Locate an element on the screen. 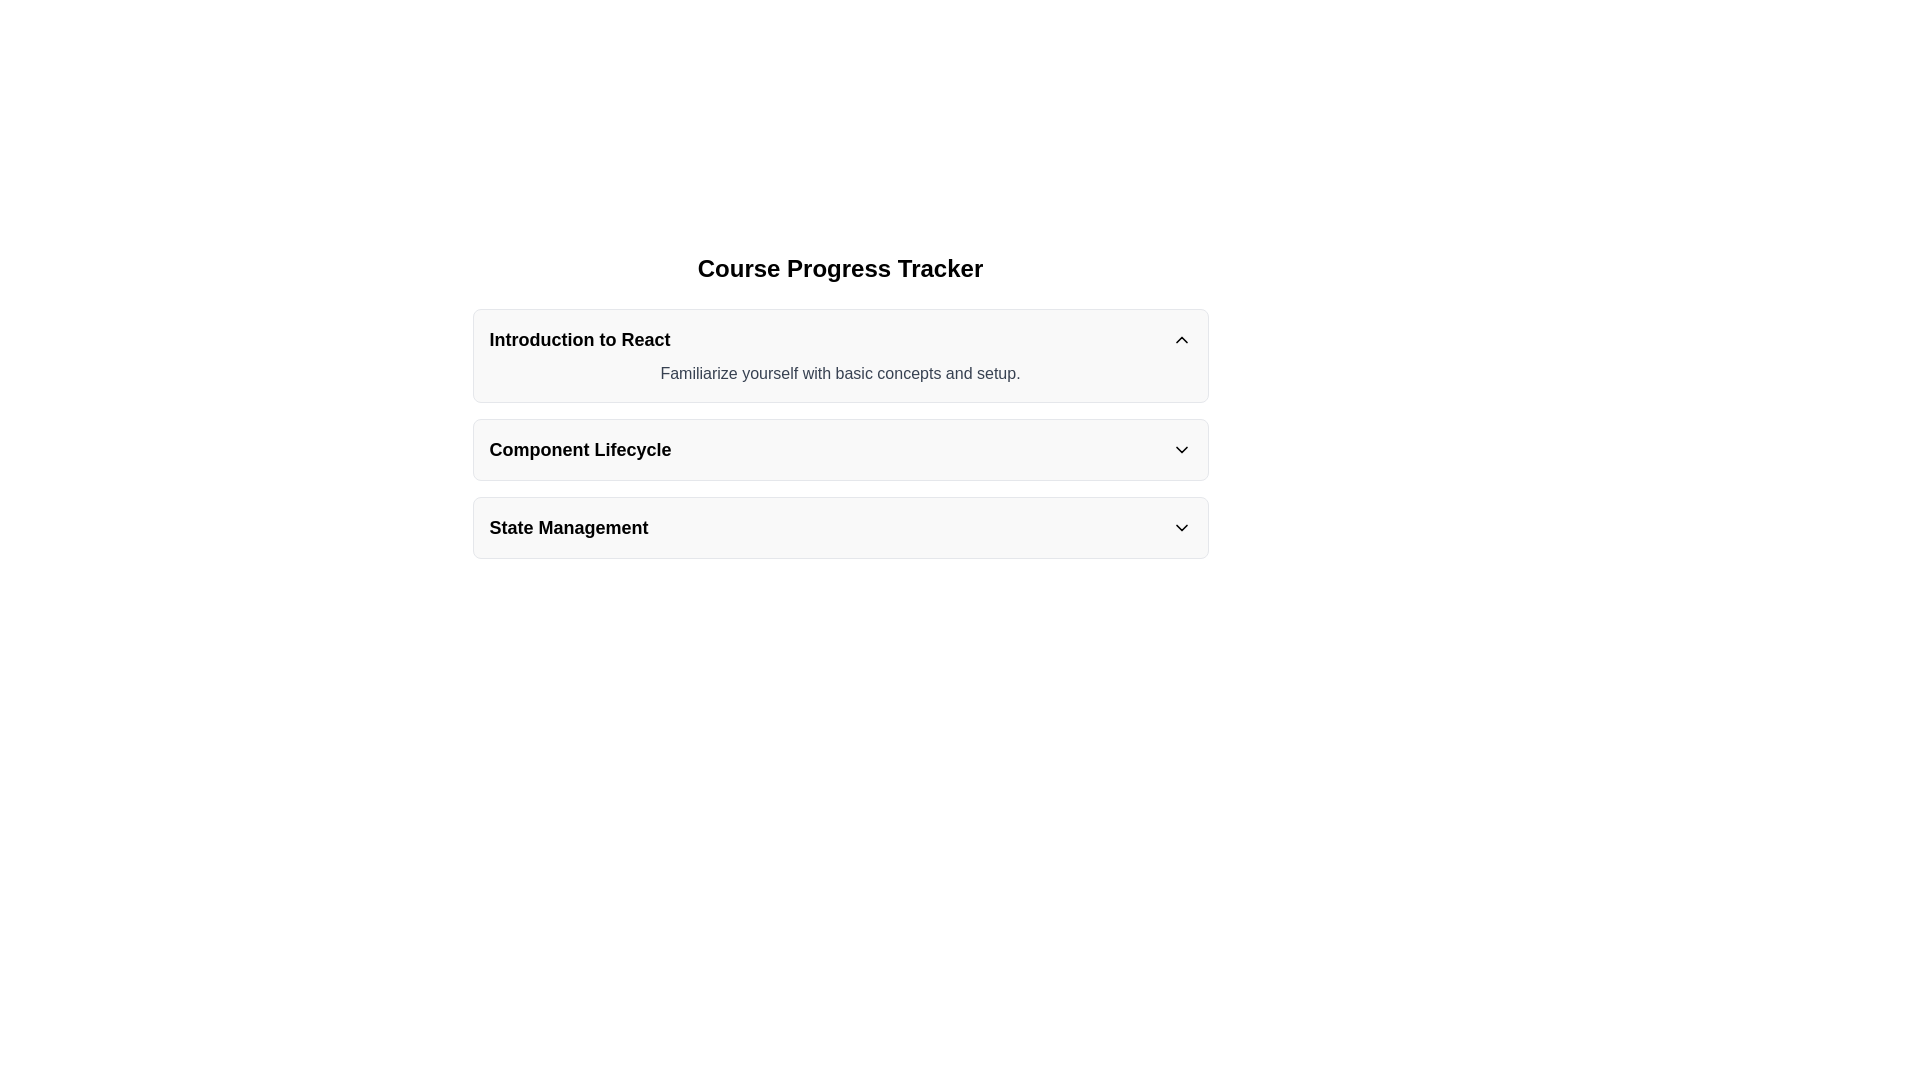  the Chevron Down icon at the far-right side of the 'State Management' header is located at coordinates (1181, 527).